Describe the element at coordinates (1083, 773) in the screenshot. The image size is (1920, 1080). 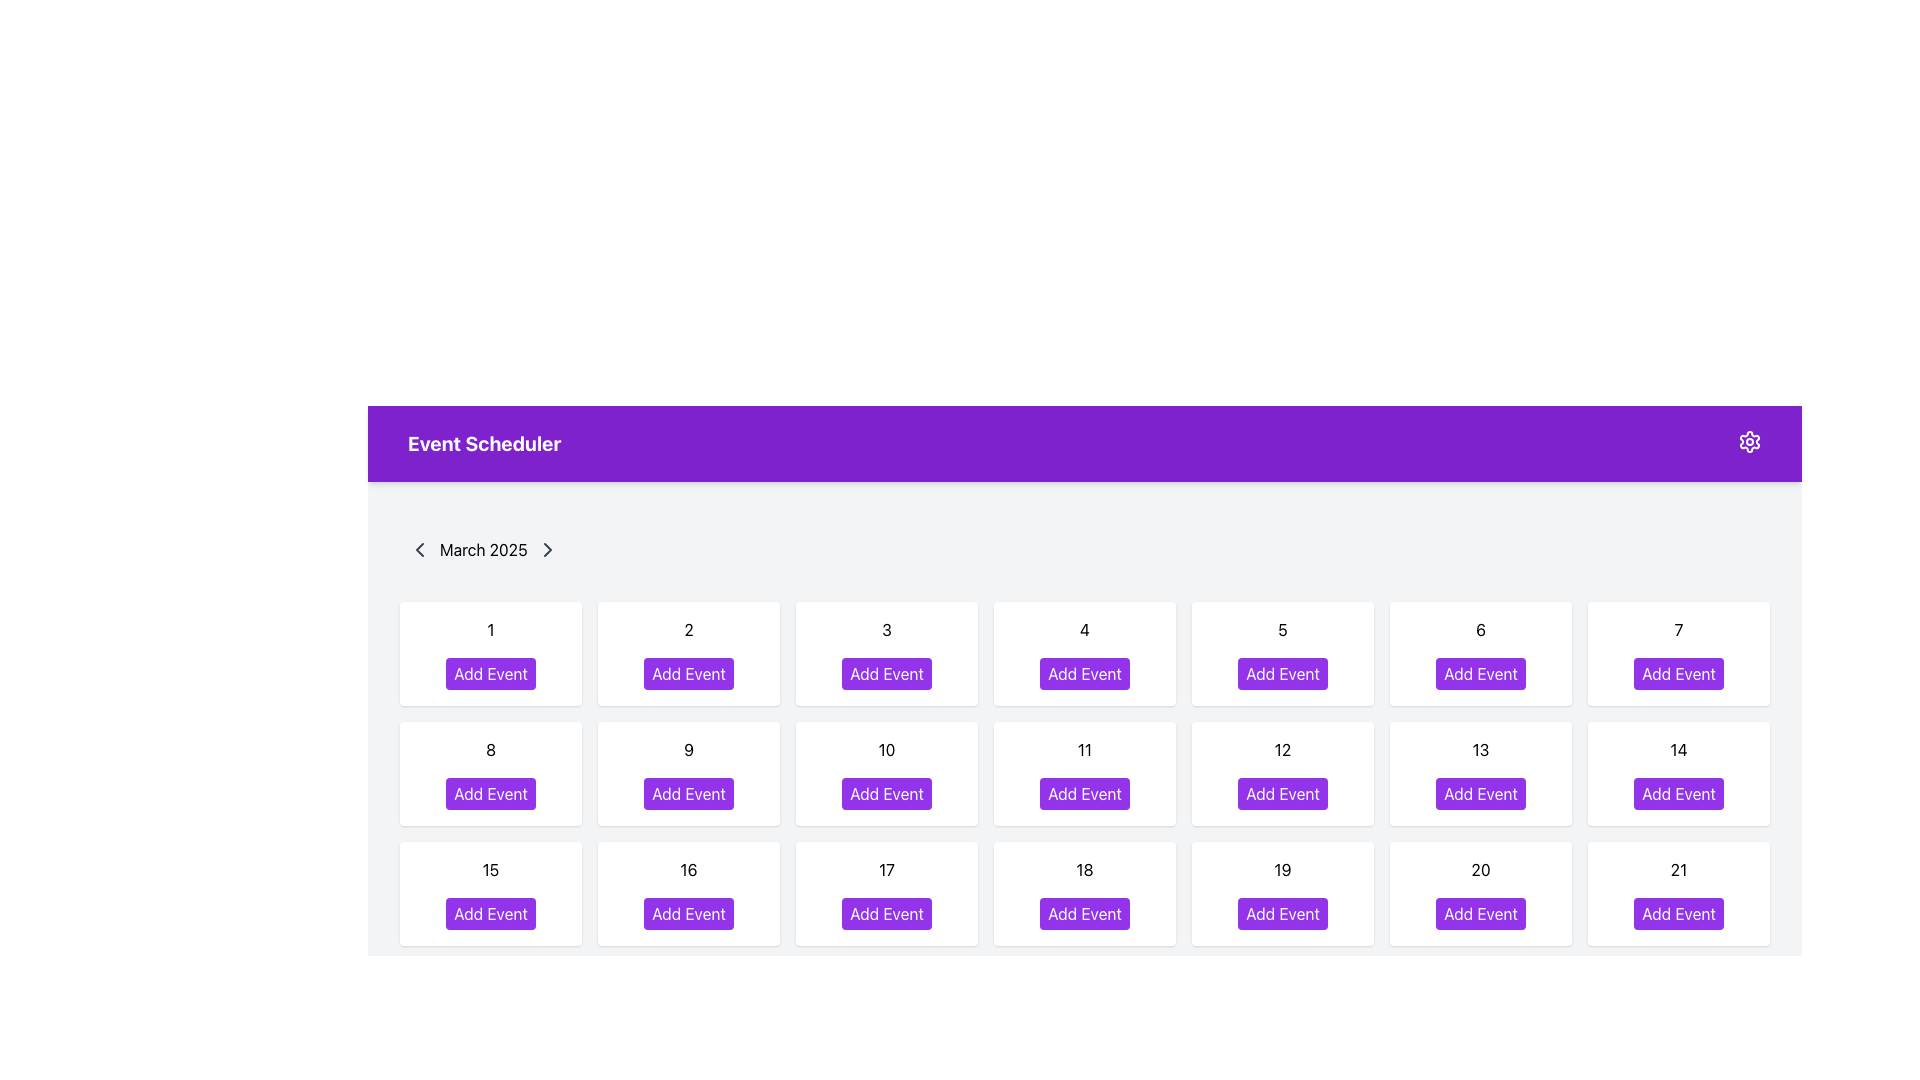
I see `the interactive card element containing the 'Add Event' button` at that location.